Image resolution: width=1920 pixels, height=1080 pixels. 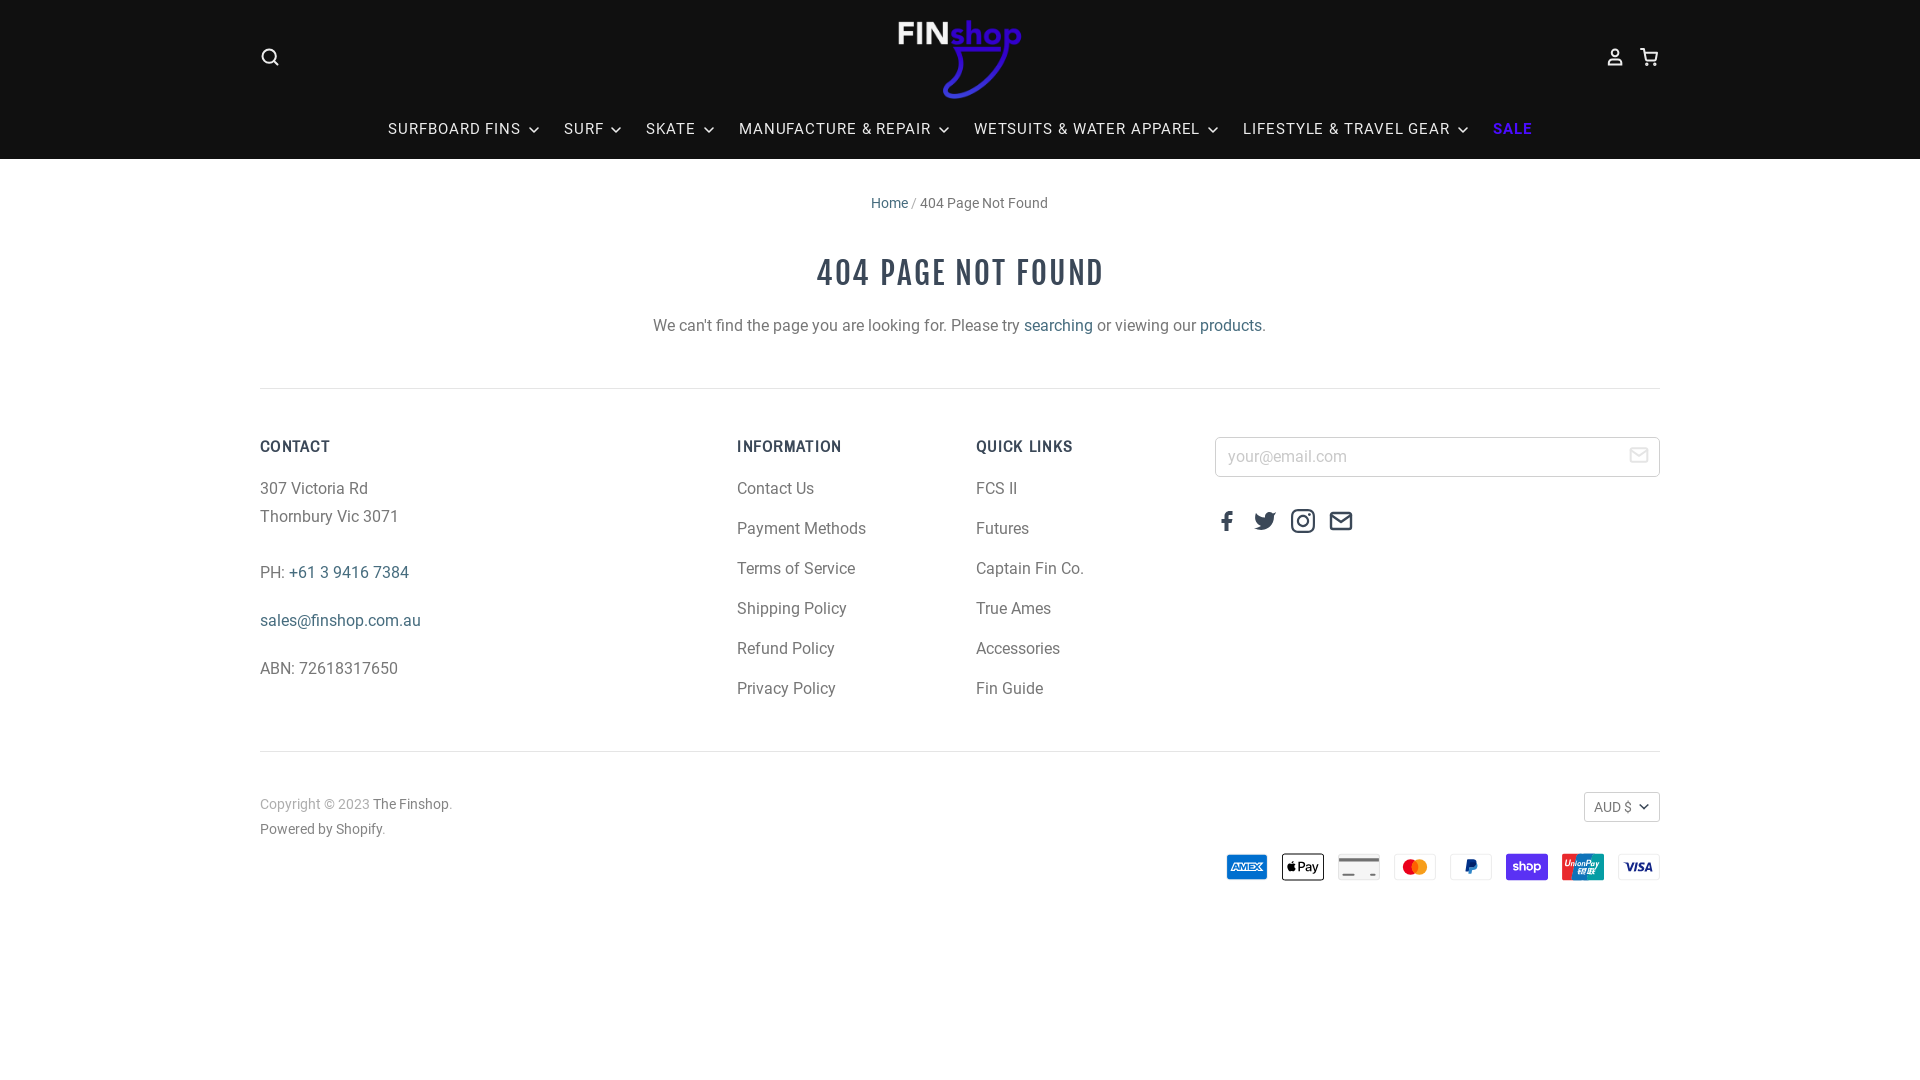 What do you see at coordinates (1057, 324) in the screenshot?
I see `'searching'` at bounding box center [1057, 324].